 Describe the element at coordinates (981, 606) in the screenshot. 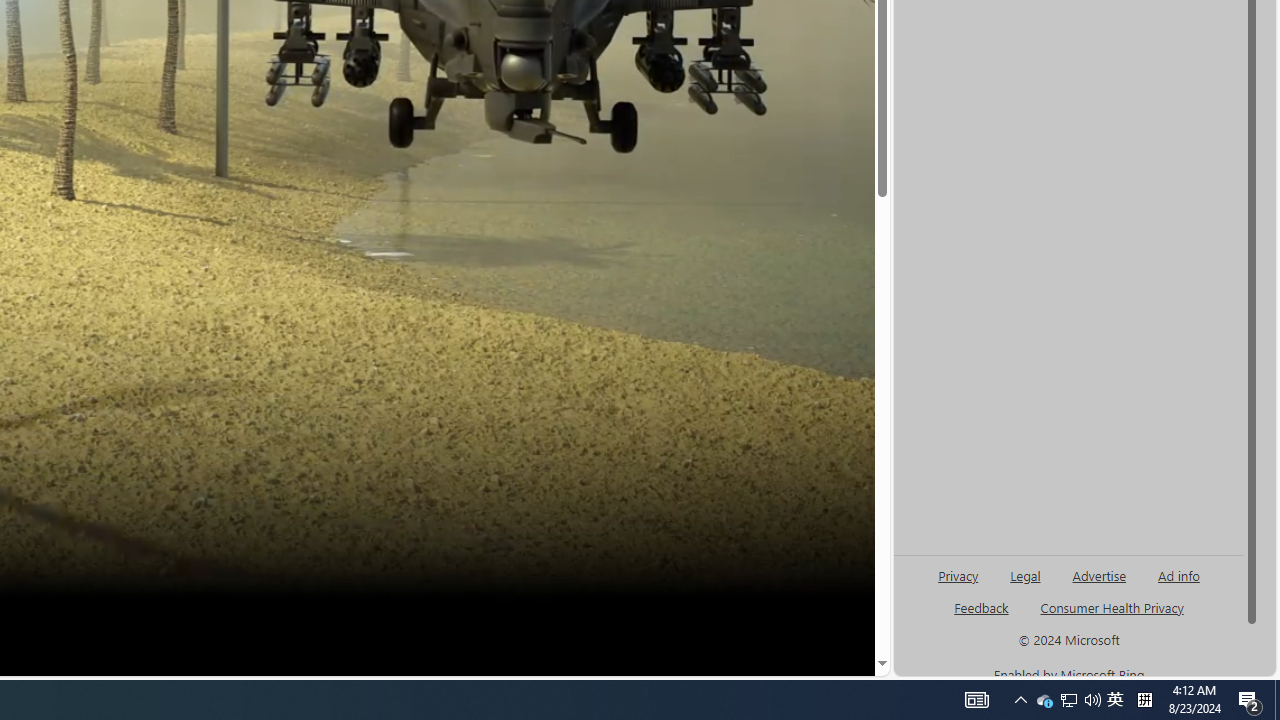

I see `'AutomationID: sb_feedback'` at that location.